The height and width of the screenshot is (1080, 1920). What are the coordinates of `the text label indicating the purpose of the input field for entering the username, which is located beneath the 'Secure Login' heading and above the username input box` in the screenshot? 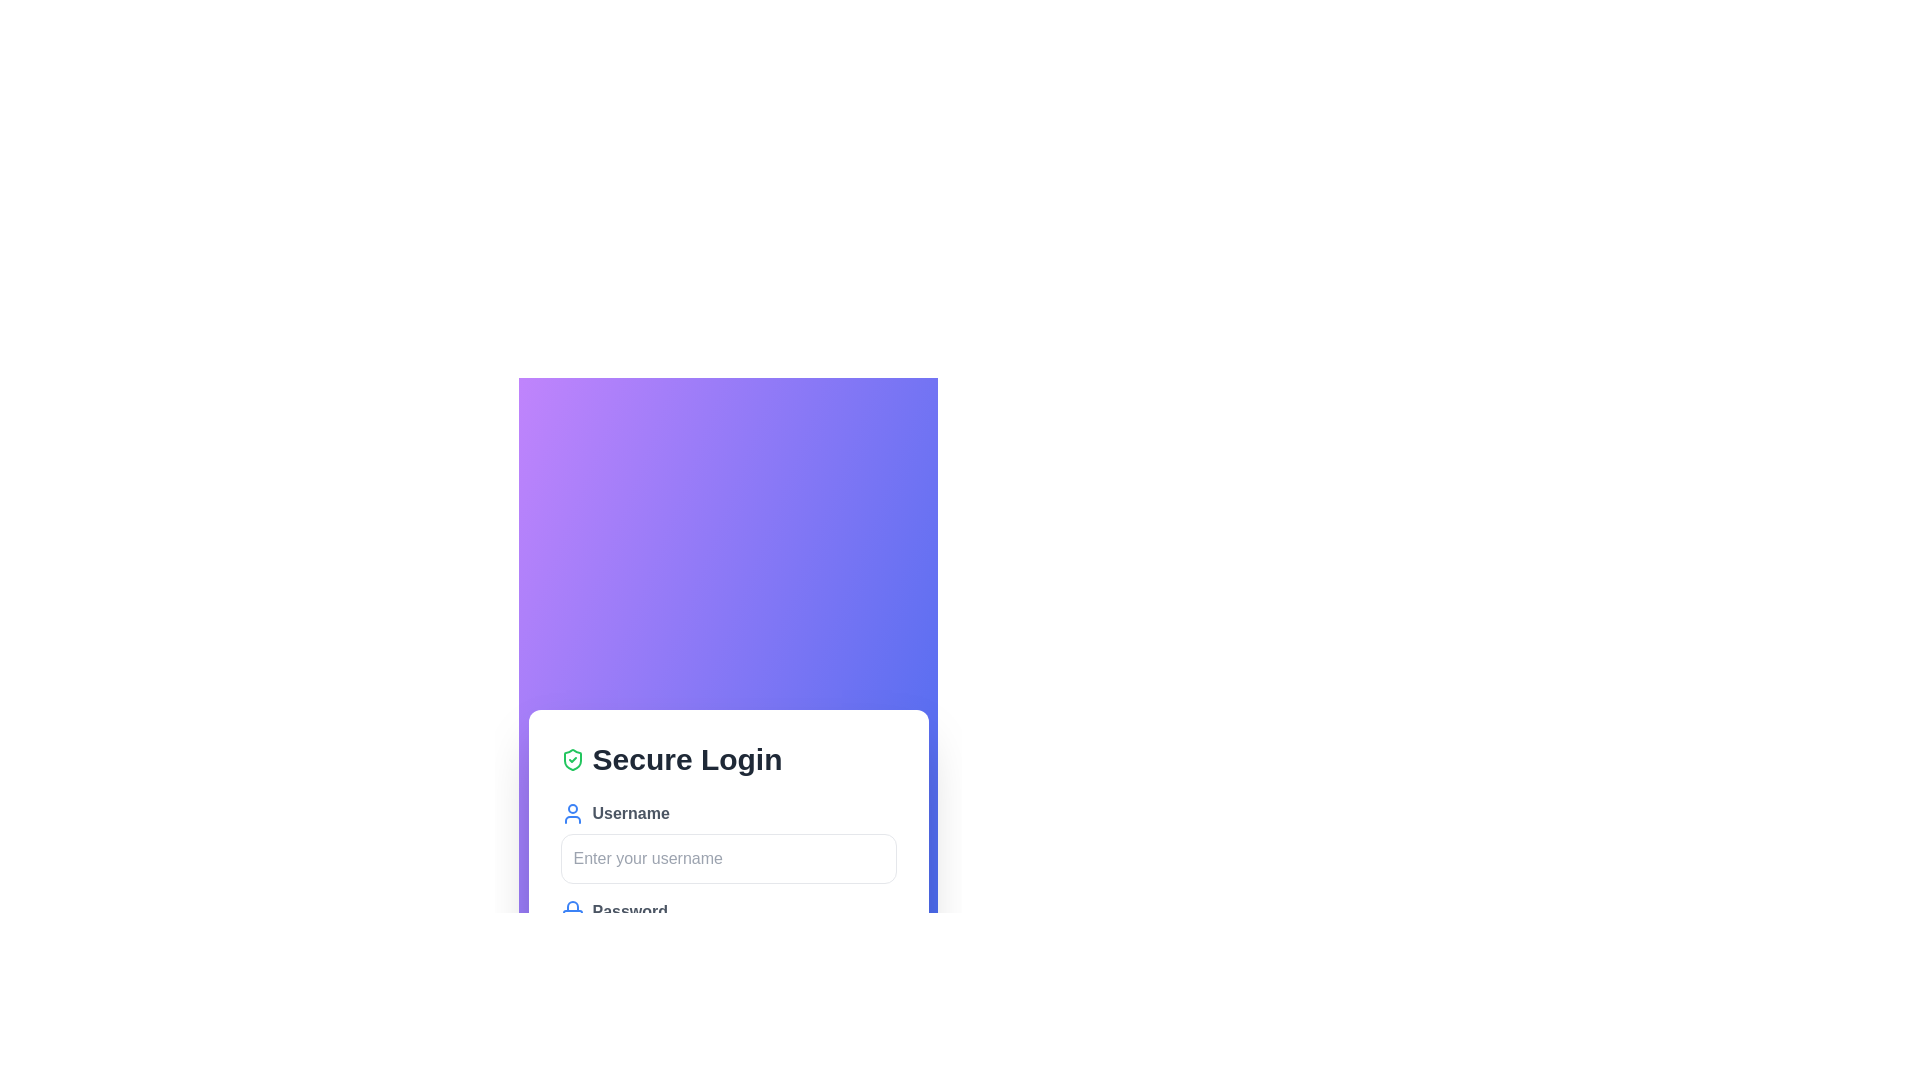 It's located at (630, 813).